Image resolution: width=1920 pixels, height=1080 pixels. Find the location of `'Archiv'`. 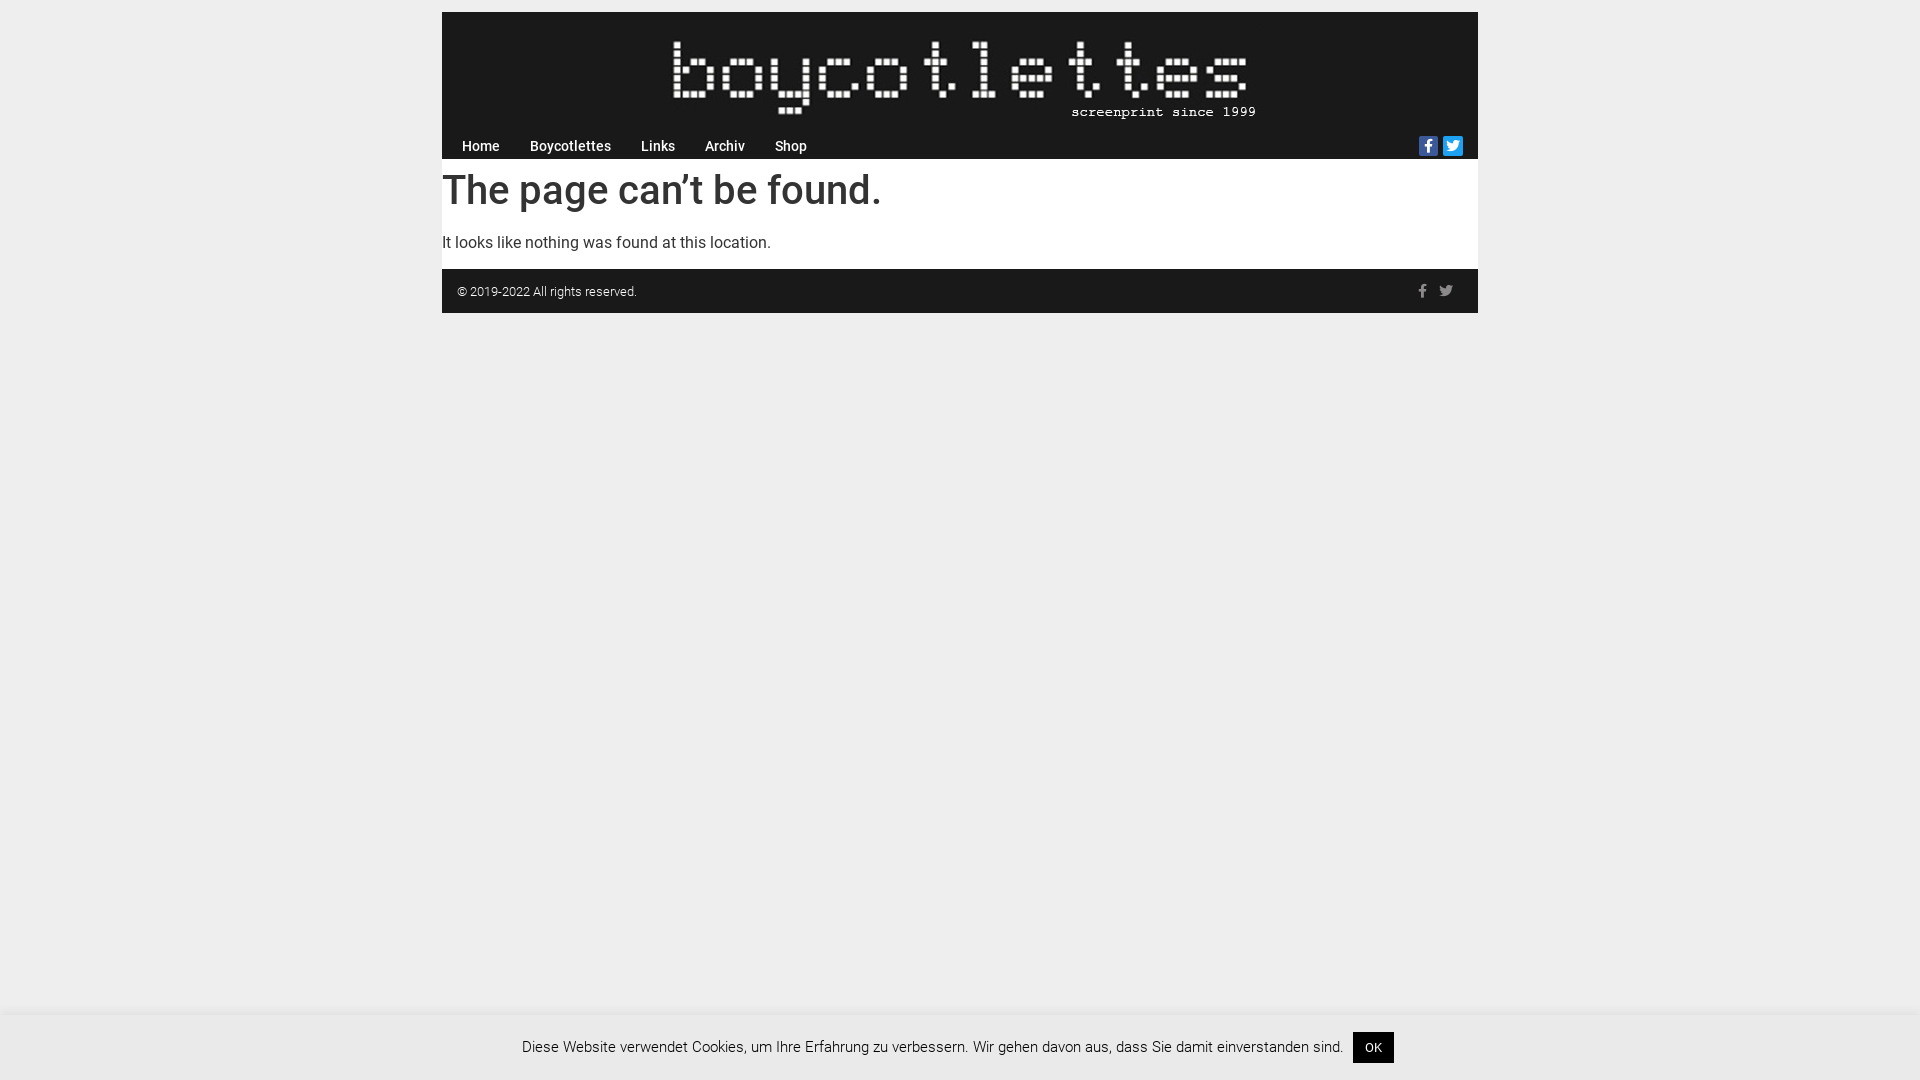

'Archiv' is located at coordinates (723, 145).